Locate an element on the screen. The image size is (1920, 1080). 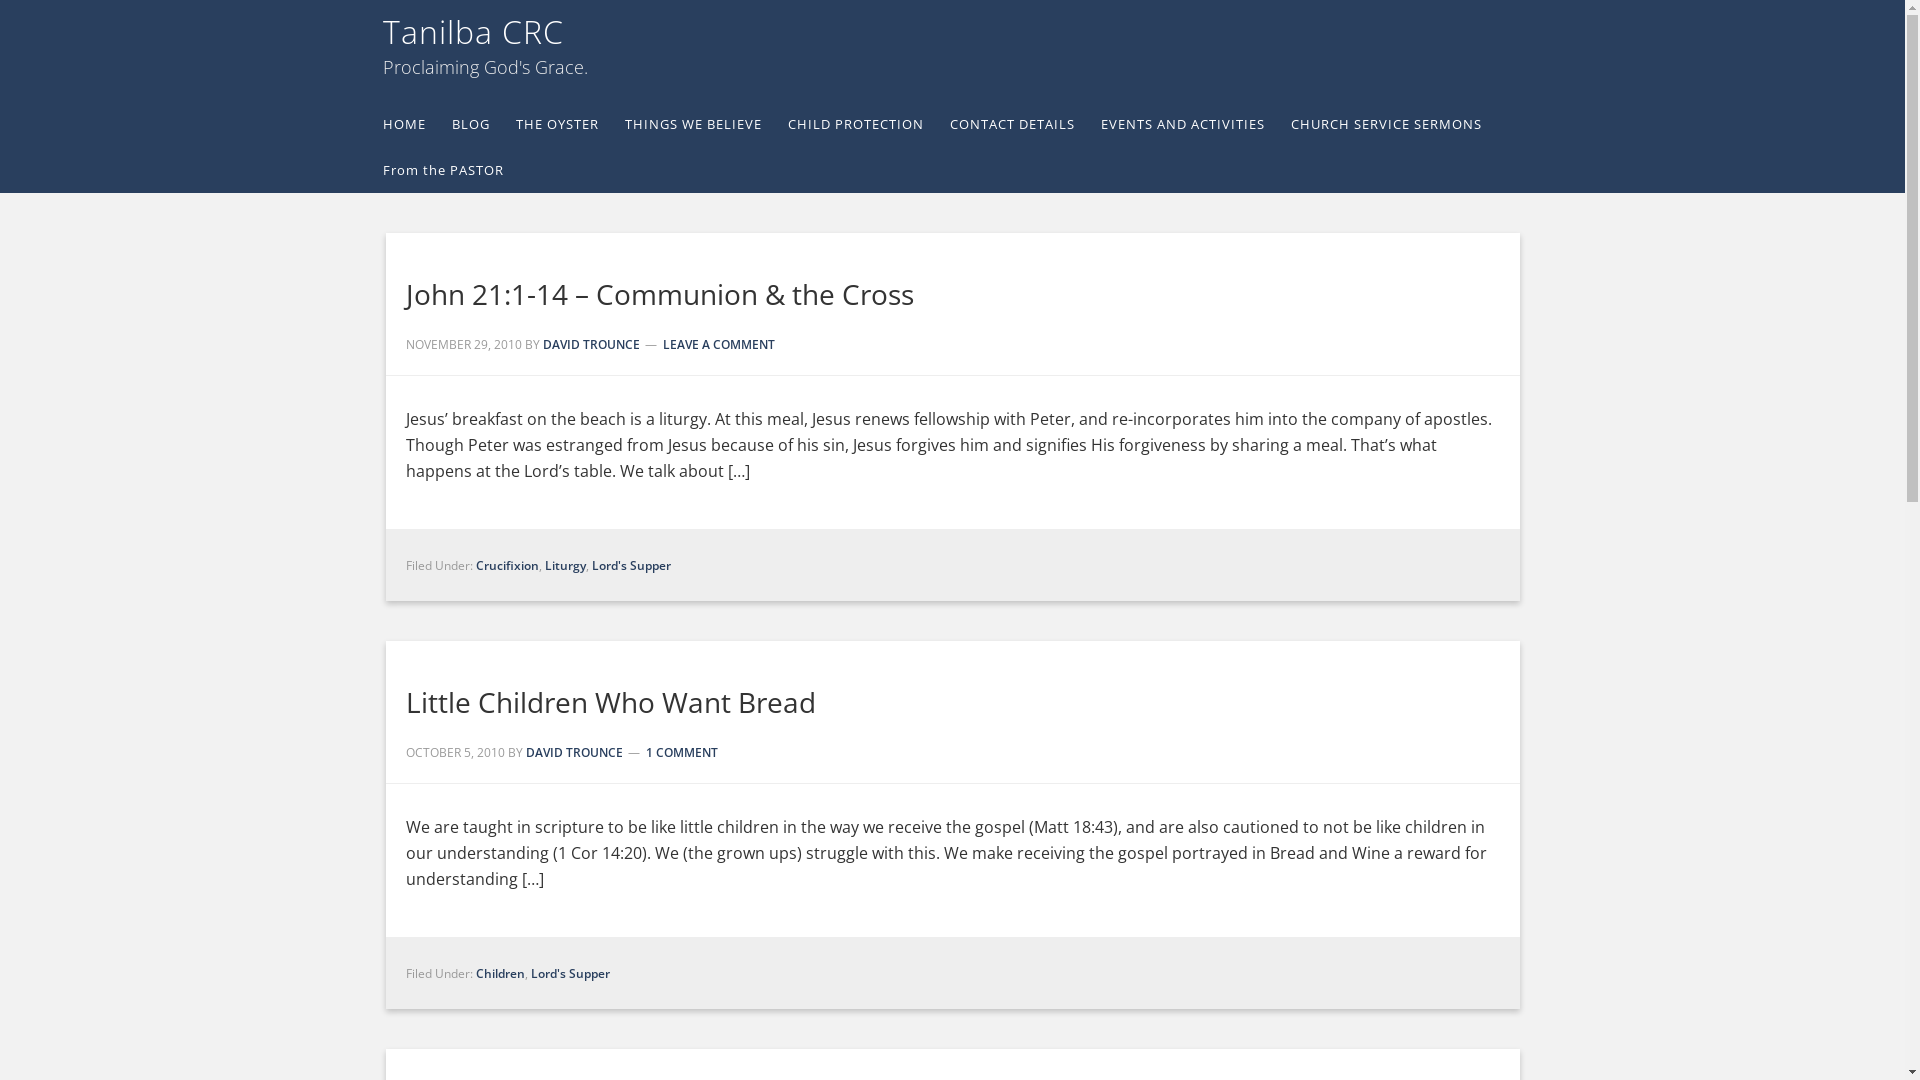
'HOME' is located at coordinates (382, 124).